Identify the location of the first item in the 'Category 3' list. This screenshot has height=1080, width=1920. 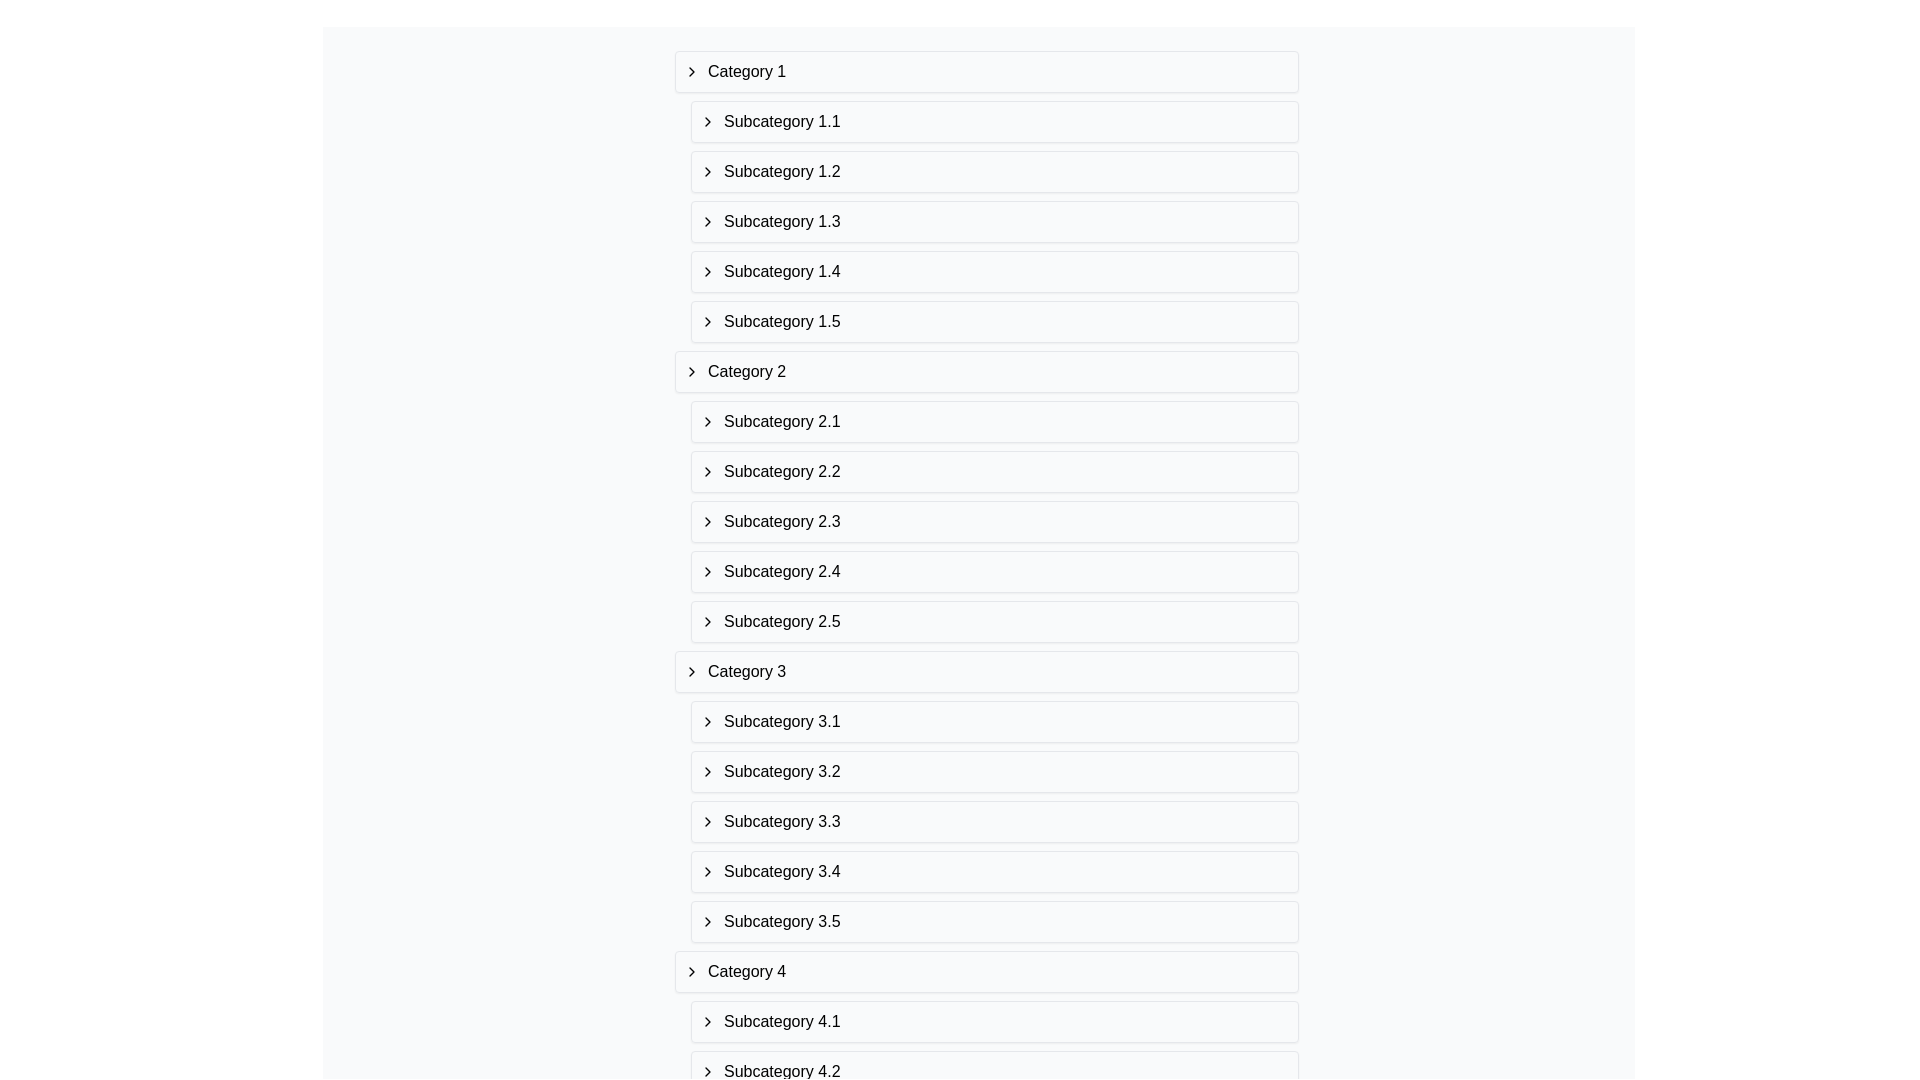
(994, 721).